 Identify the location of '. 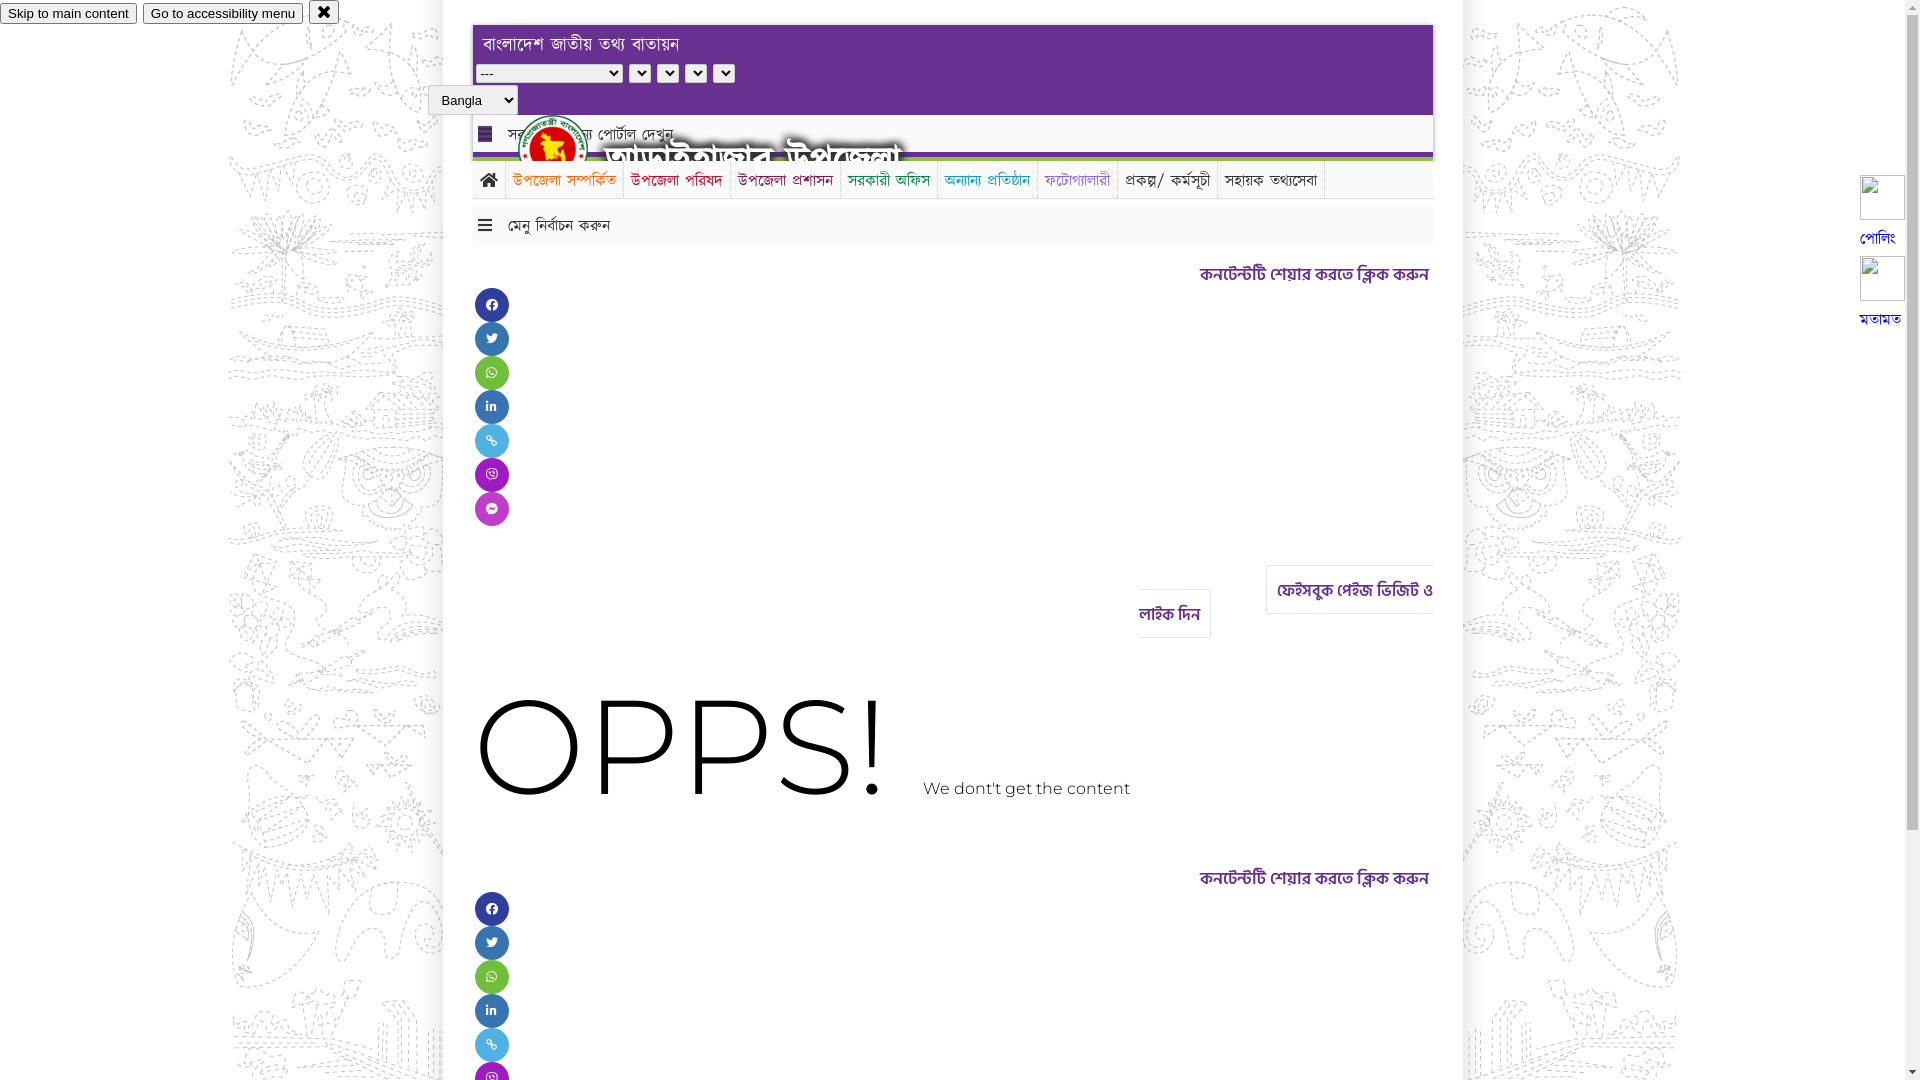
(569, 148).